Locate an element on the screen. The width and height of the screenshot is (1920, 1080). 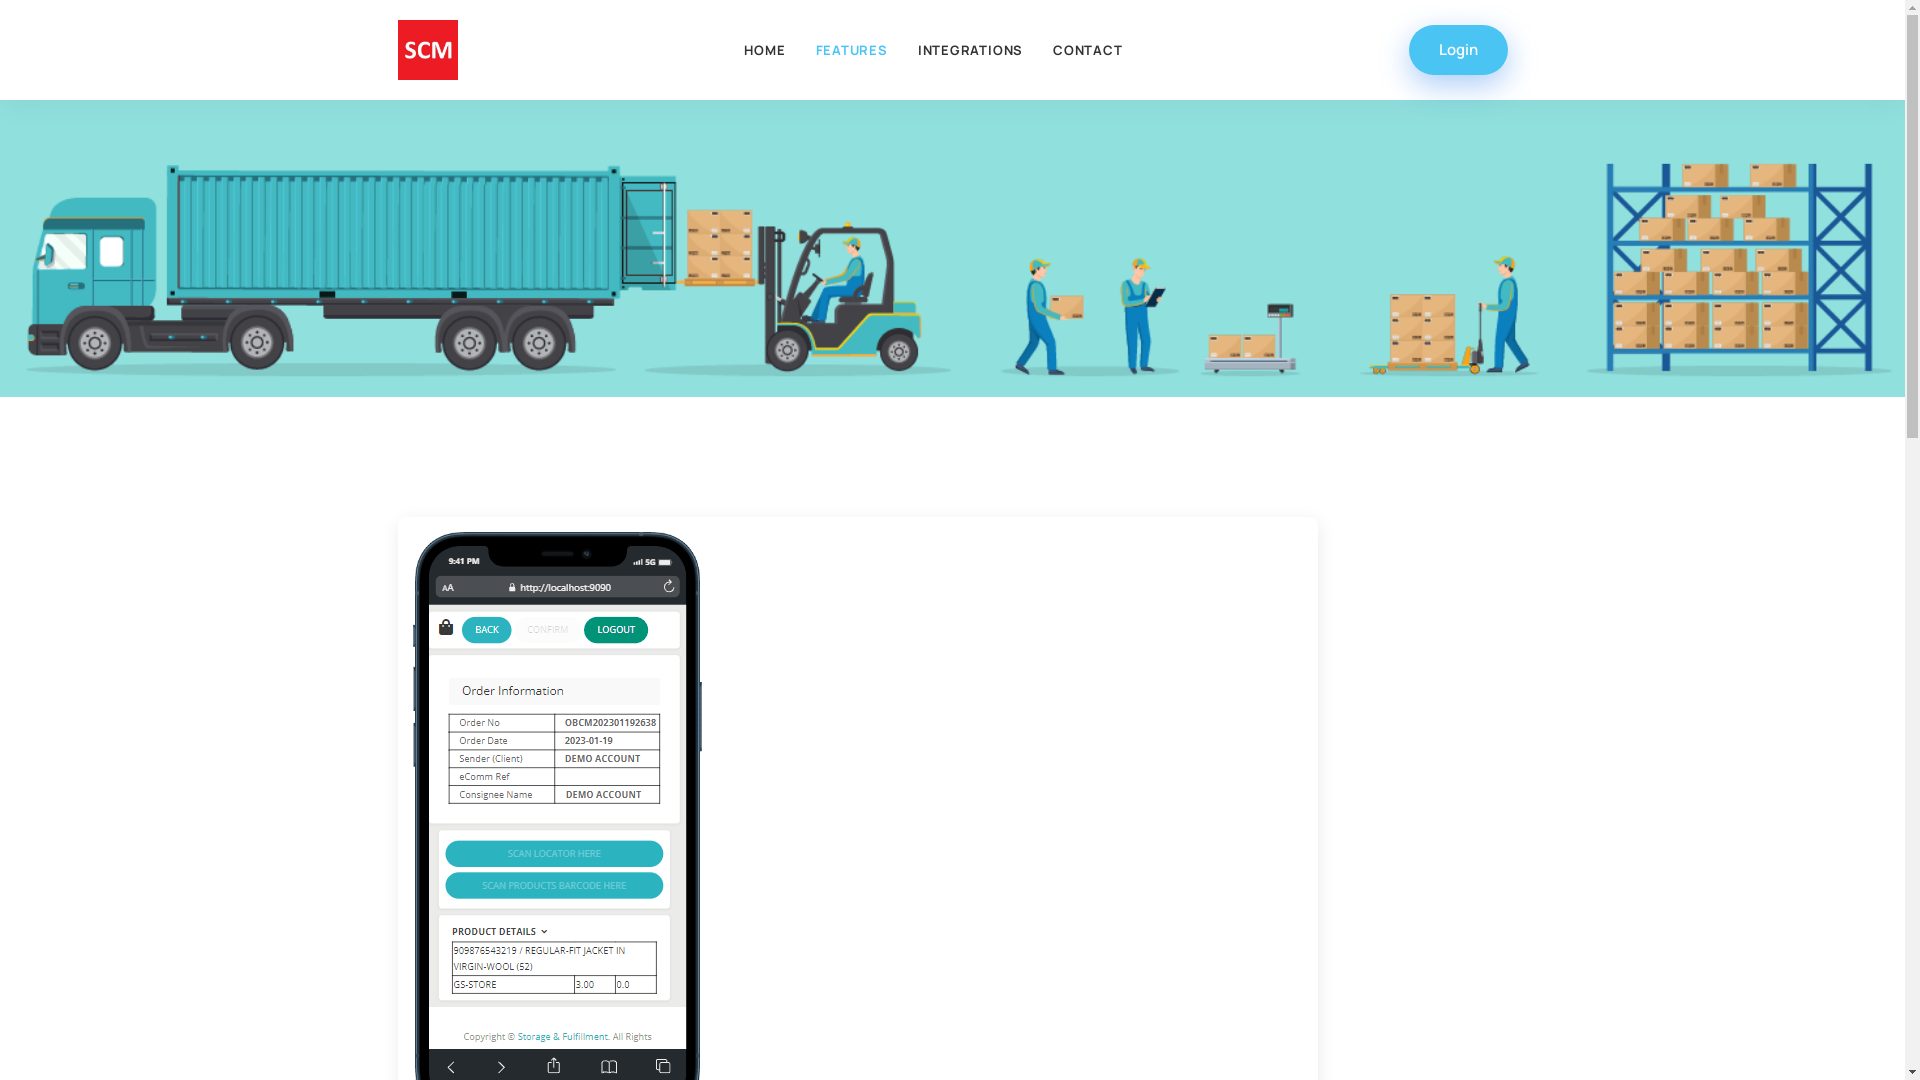
'FEATURES' is located at coordinates (801, 49).